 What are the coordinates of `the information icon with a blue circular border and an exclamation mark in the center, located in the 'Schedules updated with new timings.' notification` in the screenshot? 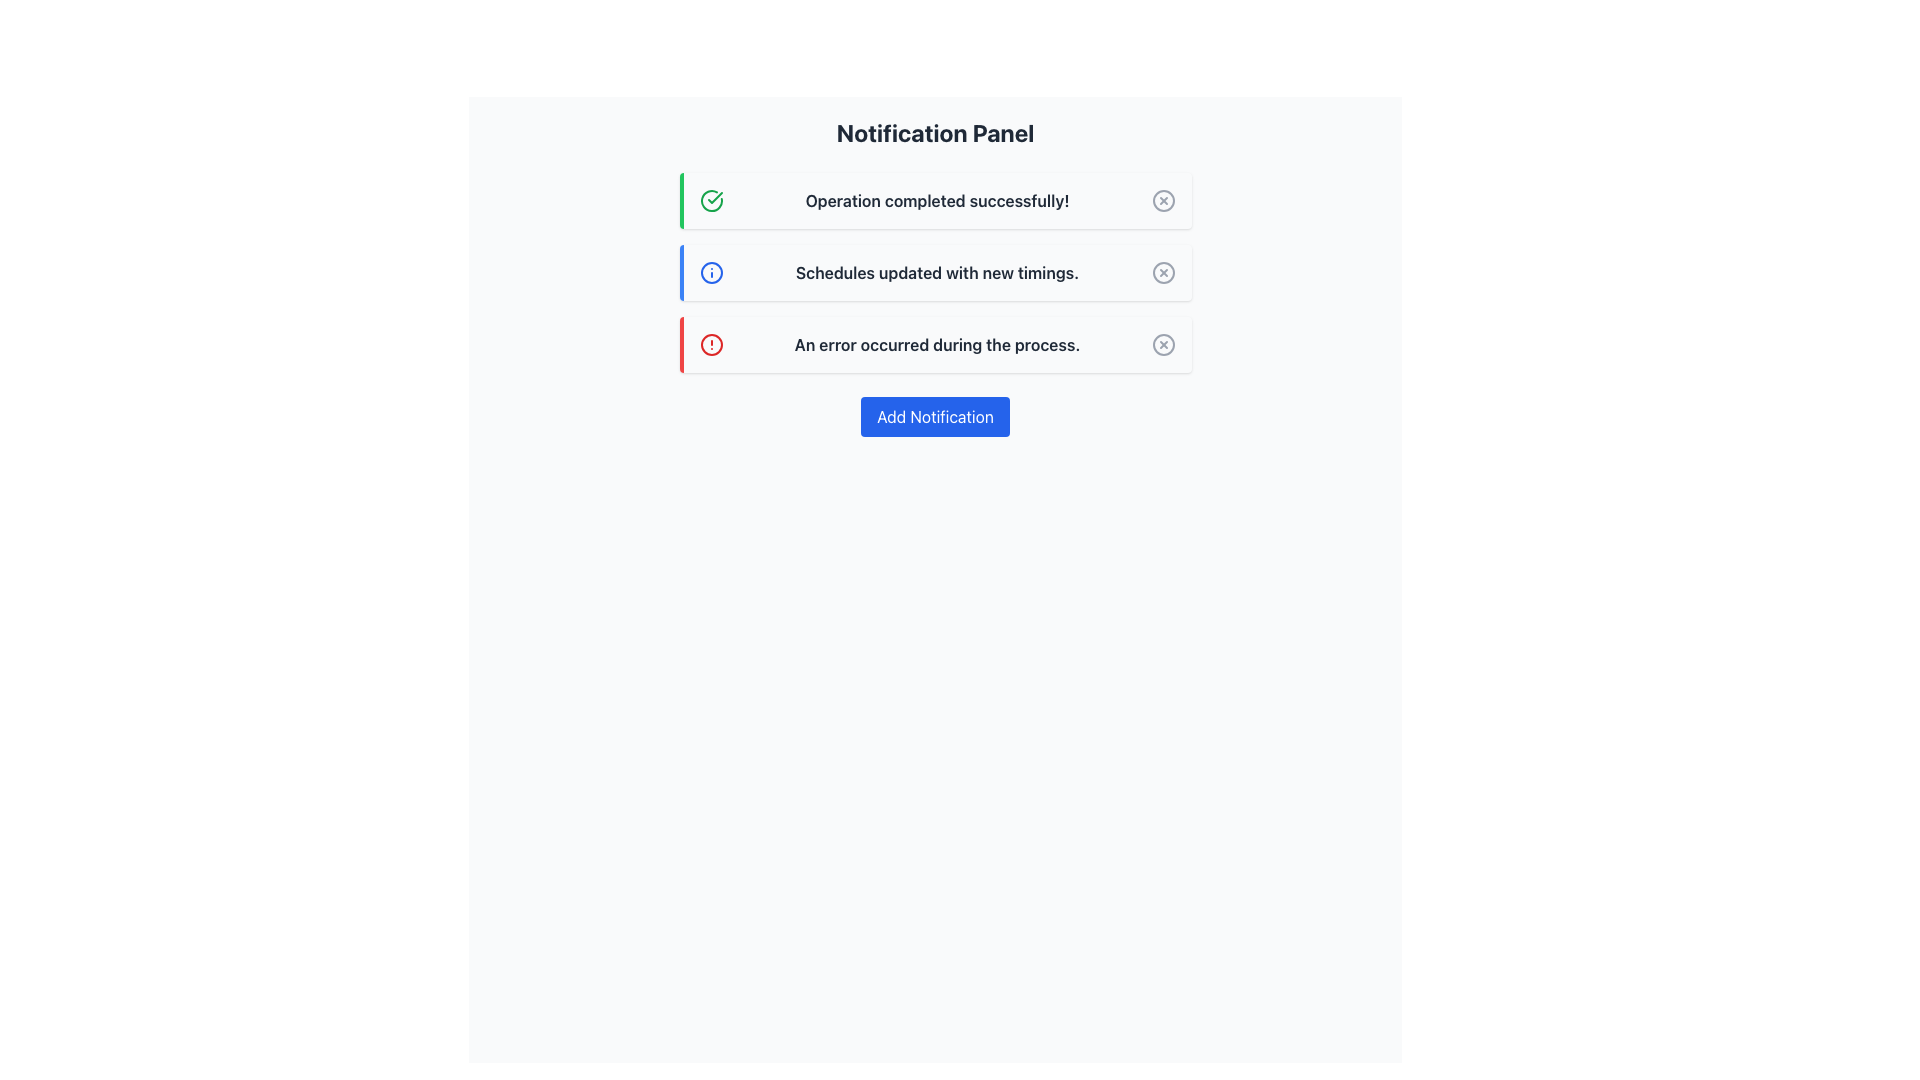 It's located at (711, 273).